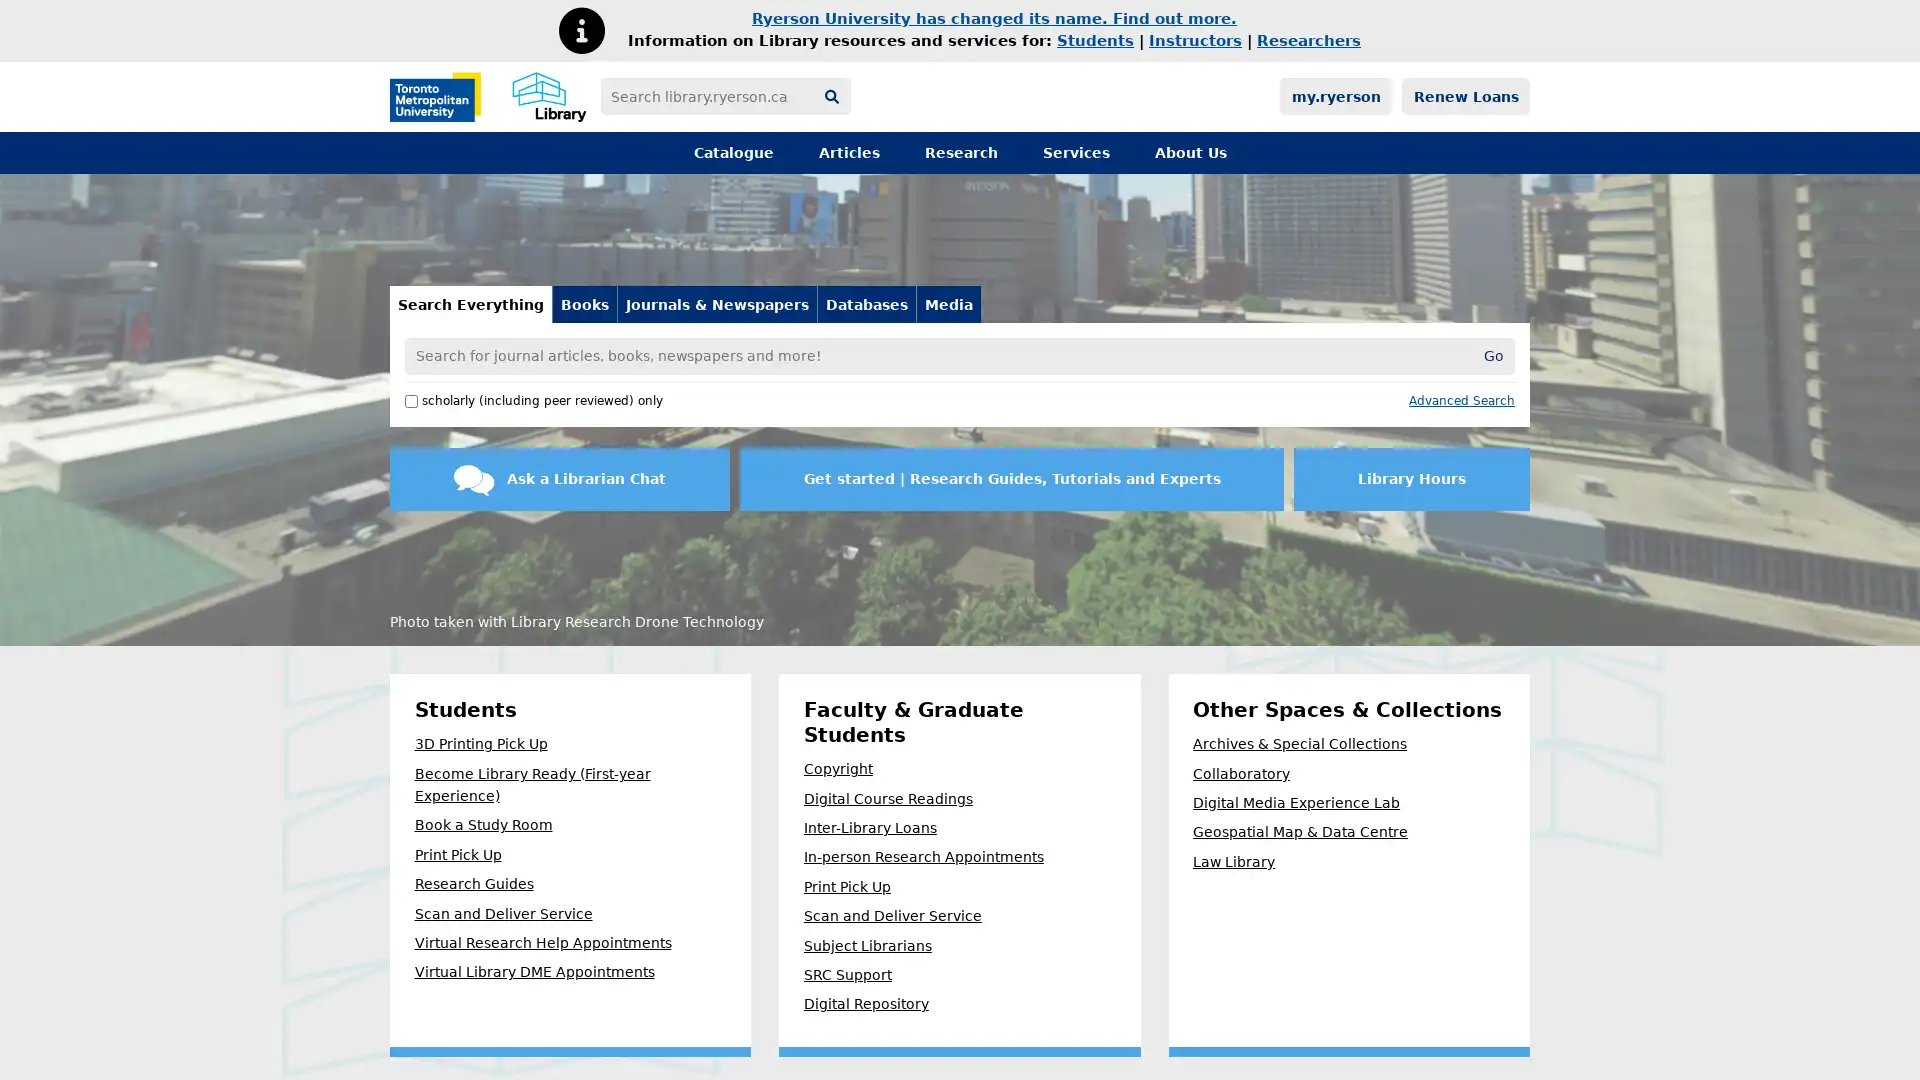 The width and height of the screenshot is (1920, 1080). What do you see at coordinates (831, 96) in the screenshot?
I see `Search` at bounding box center [831, 96].